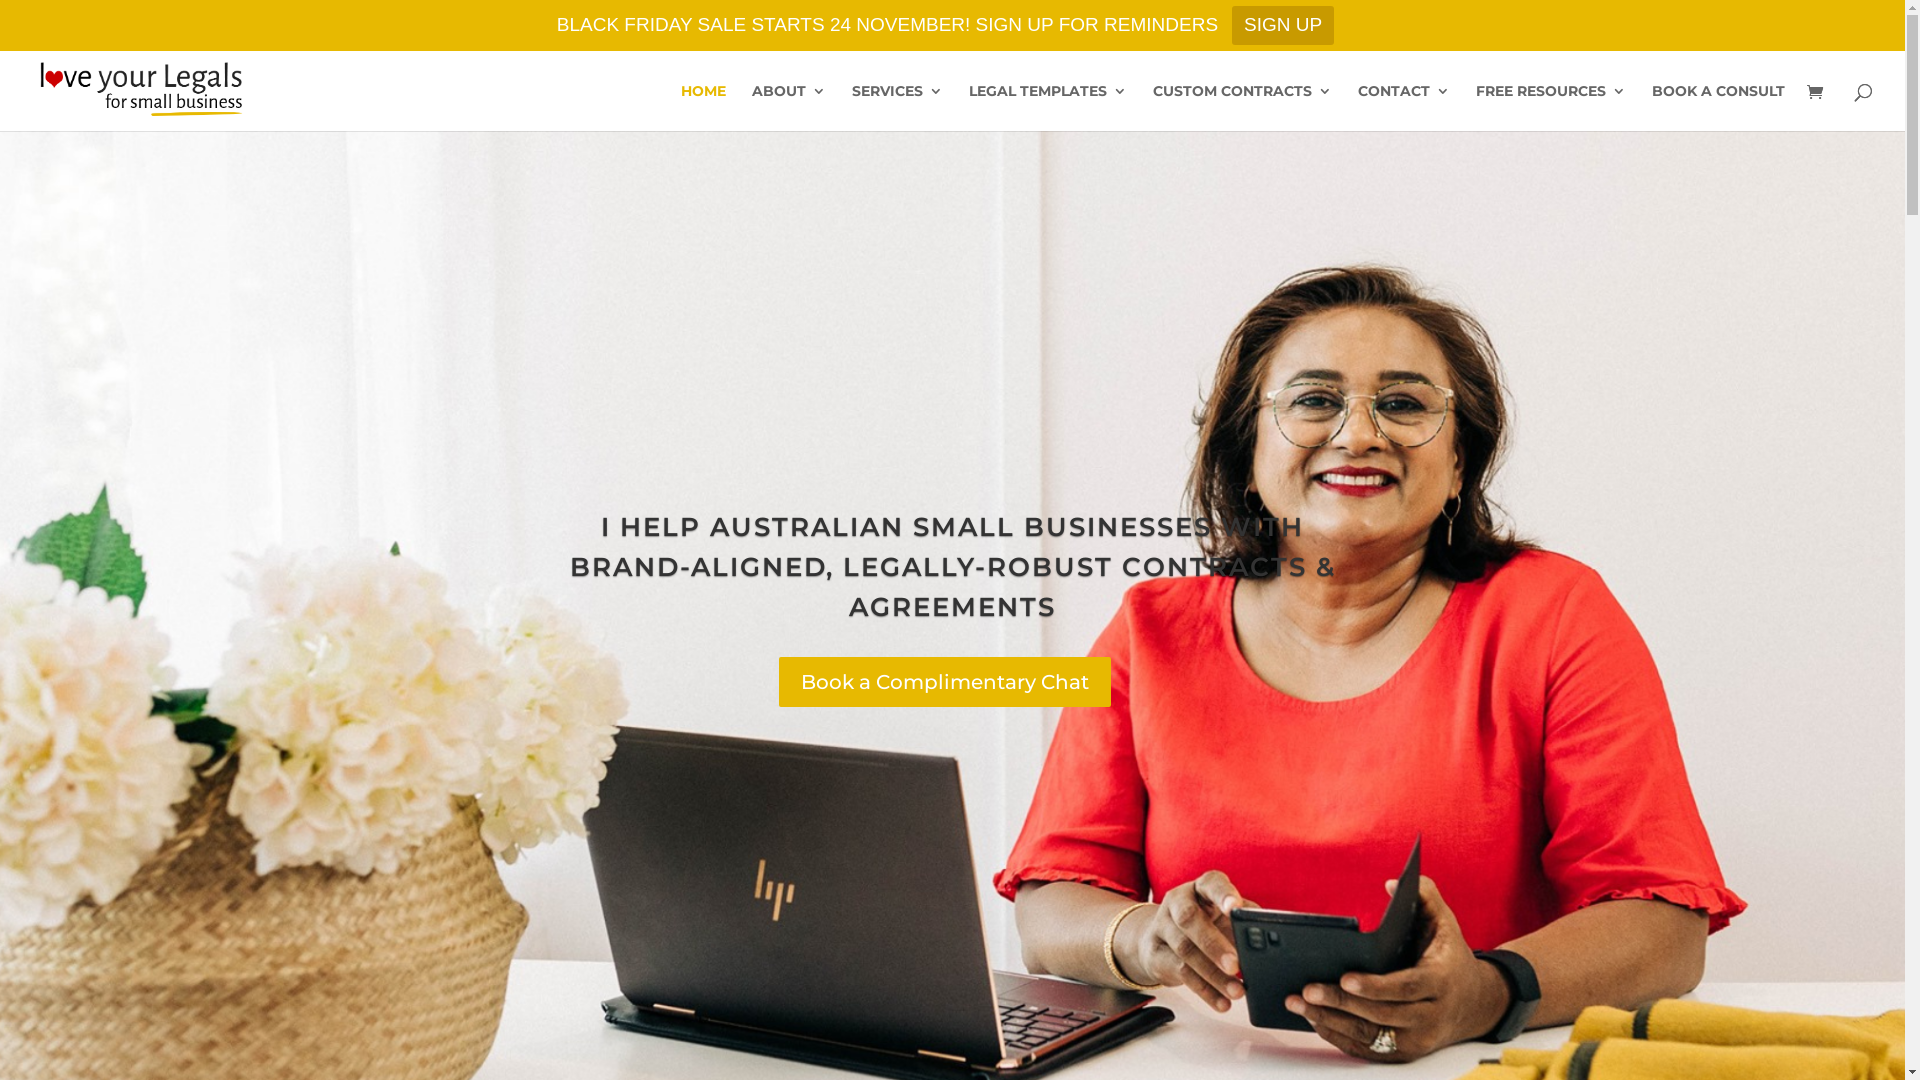 This screenshot has width=1920, height=1080. What do you see at coordinates (681, 107) in the screenshot?
I see `'HOME'` at bounding box center [681, 107].